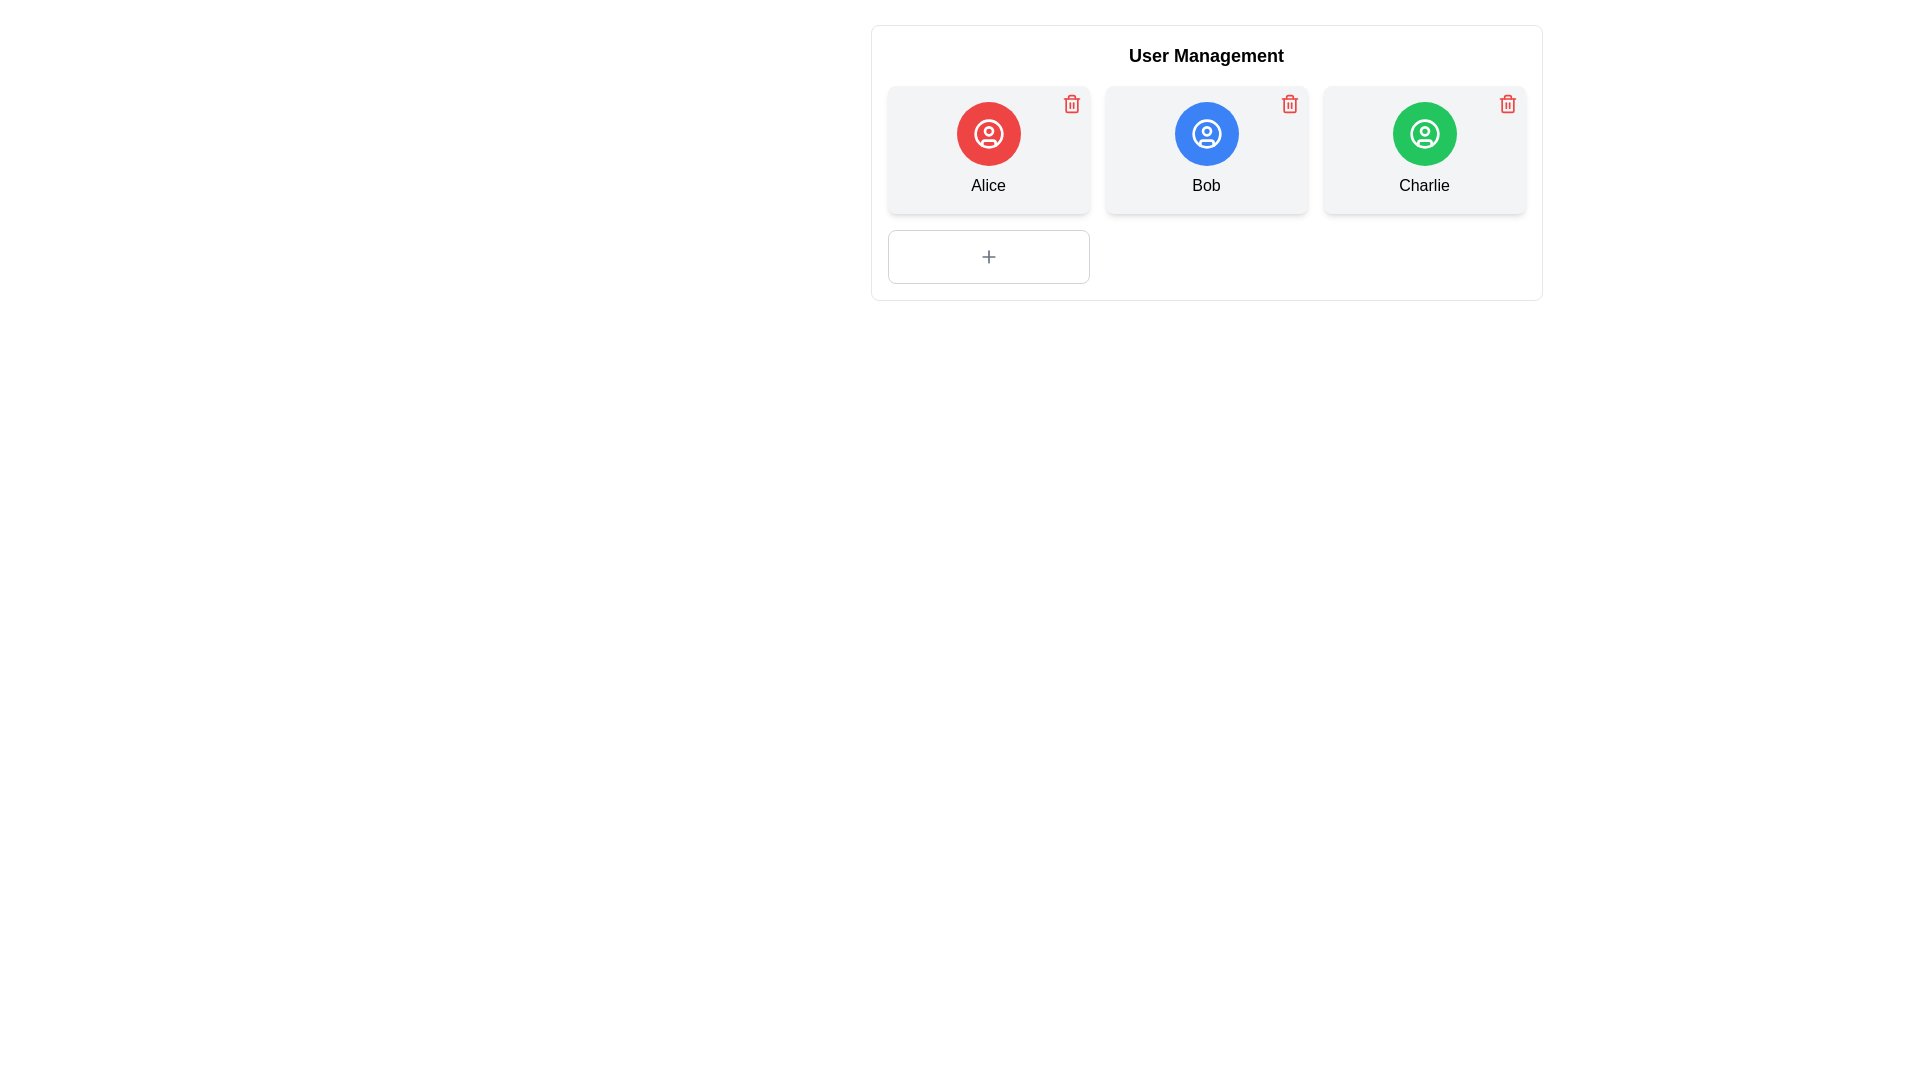 The height and width of the screenshot is (1080, 1920). What do you see at coordinates (1070, 104) in the screenshot?
I see `the interactive trash bin icon located at the top-right corner of Alice's user card in the User Management section to potentially reveal additional information or a tooltip` at bounding box center [1070, 104].